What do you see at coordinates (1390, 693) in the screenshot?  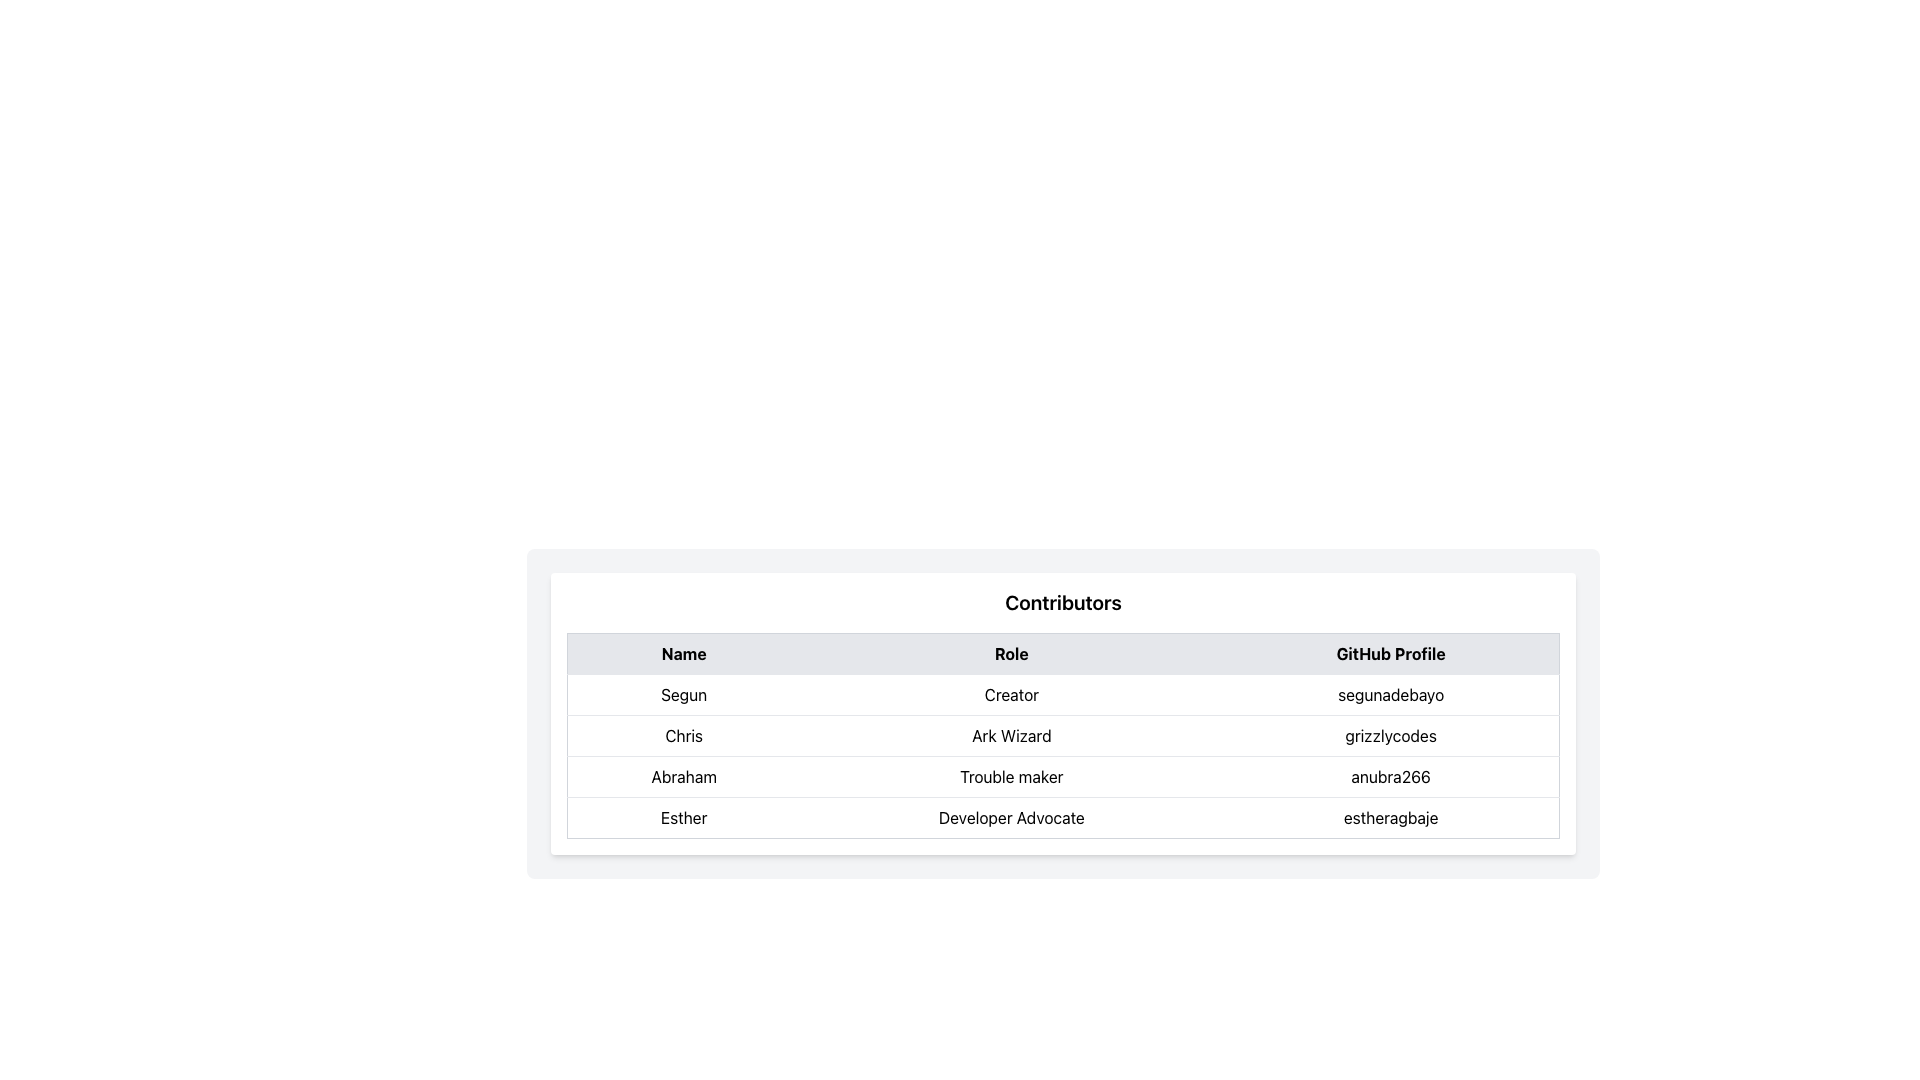 I see `text displayed in the Text label that shows 'segunadebayo', located in the third column of the first row under the 'GitHub Profile' header in the table` at bounding box center [1390, 693].